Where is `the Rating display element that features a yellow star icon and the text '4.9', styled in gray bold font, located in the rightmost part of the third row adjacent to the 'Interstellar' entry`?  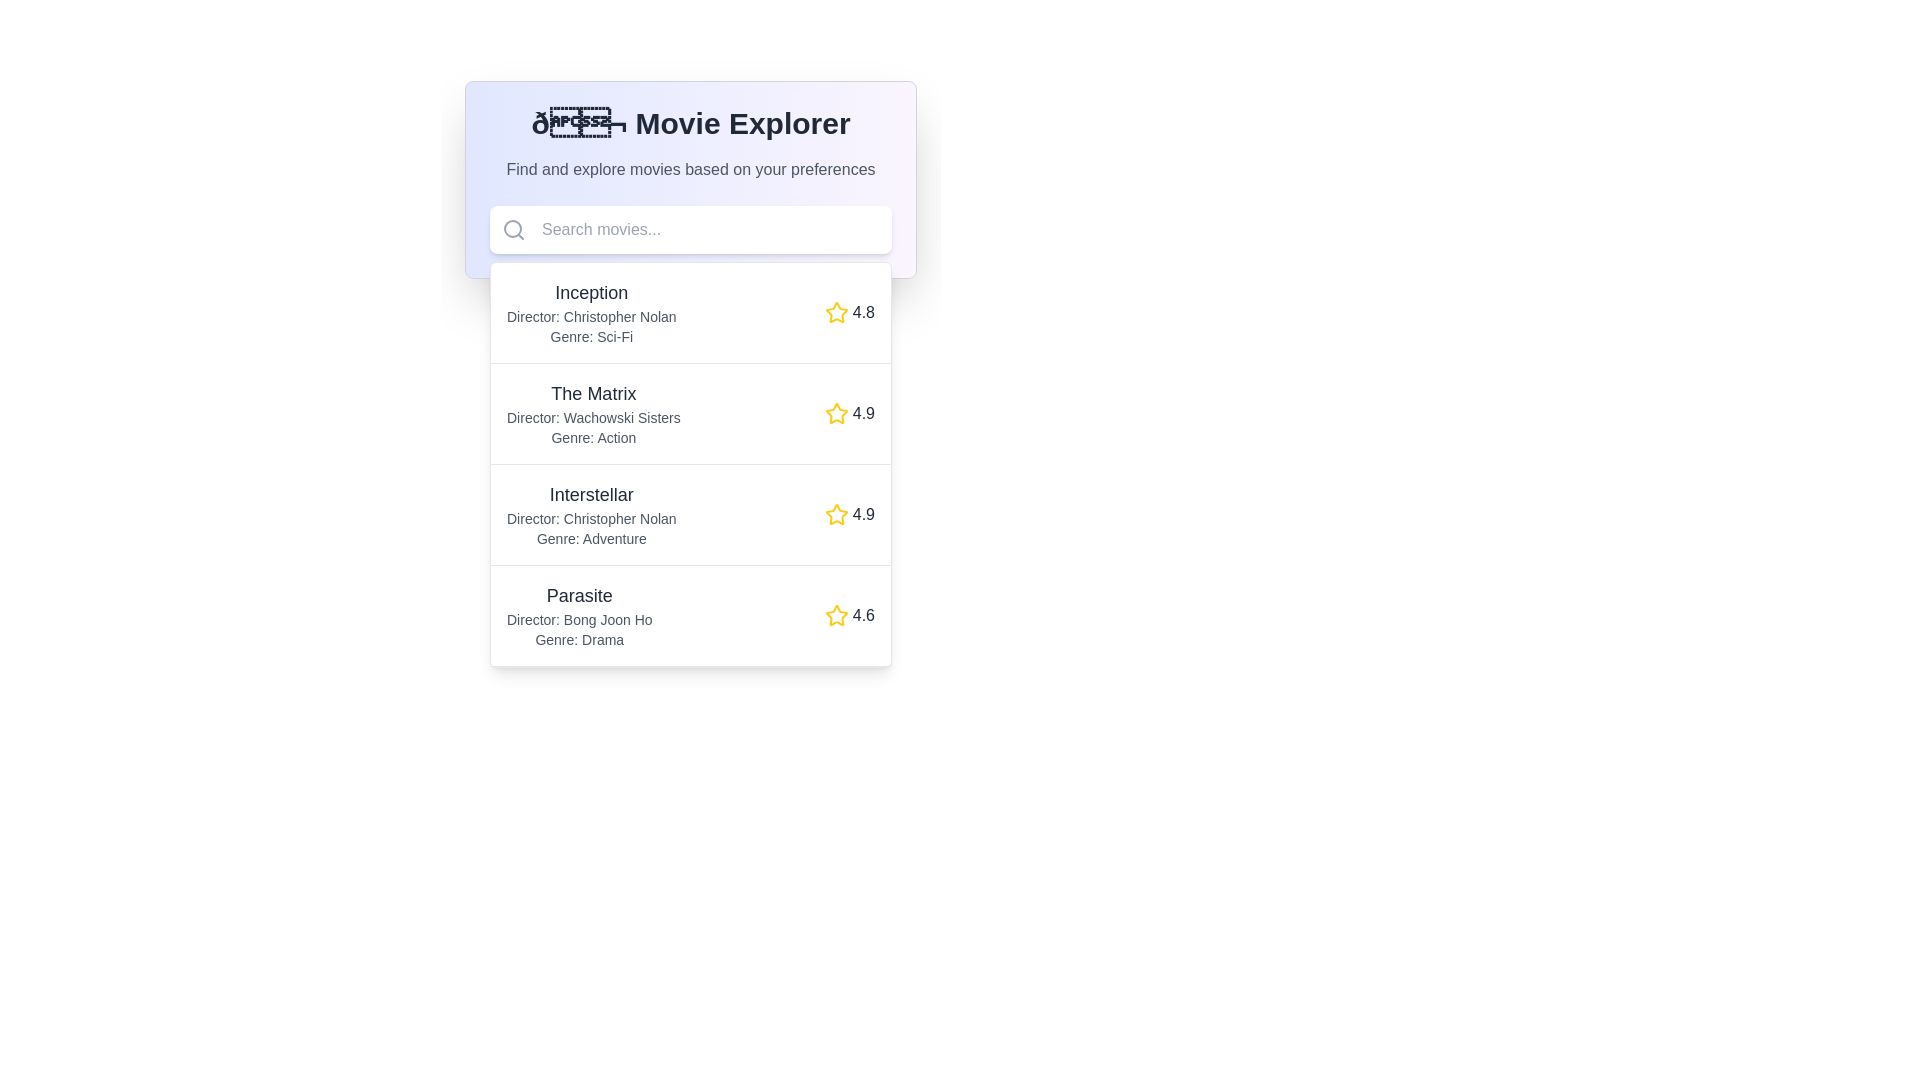 the Rating display element that features a yellow star icon and the text '4.9', styled in gray bold font, located in the rightmost part of the third row adjacent to the 'Interstellar' entry is located at coordinates (849, 514).